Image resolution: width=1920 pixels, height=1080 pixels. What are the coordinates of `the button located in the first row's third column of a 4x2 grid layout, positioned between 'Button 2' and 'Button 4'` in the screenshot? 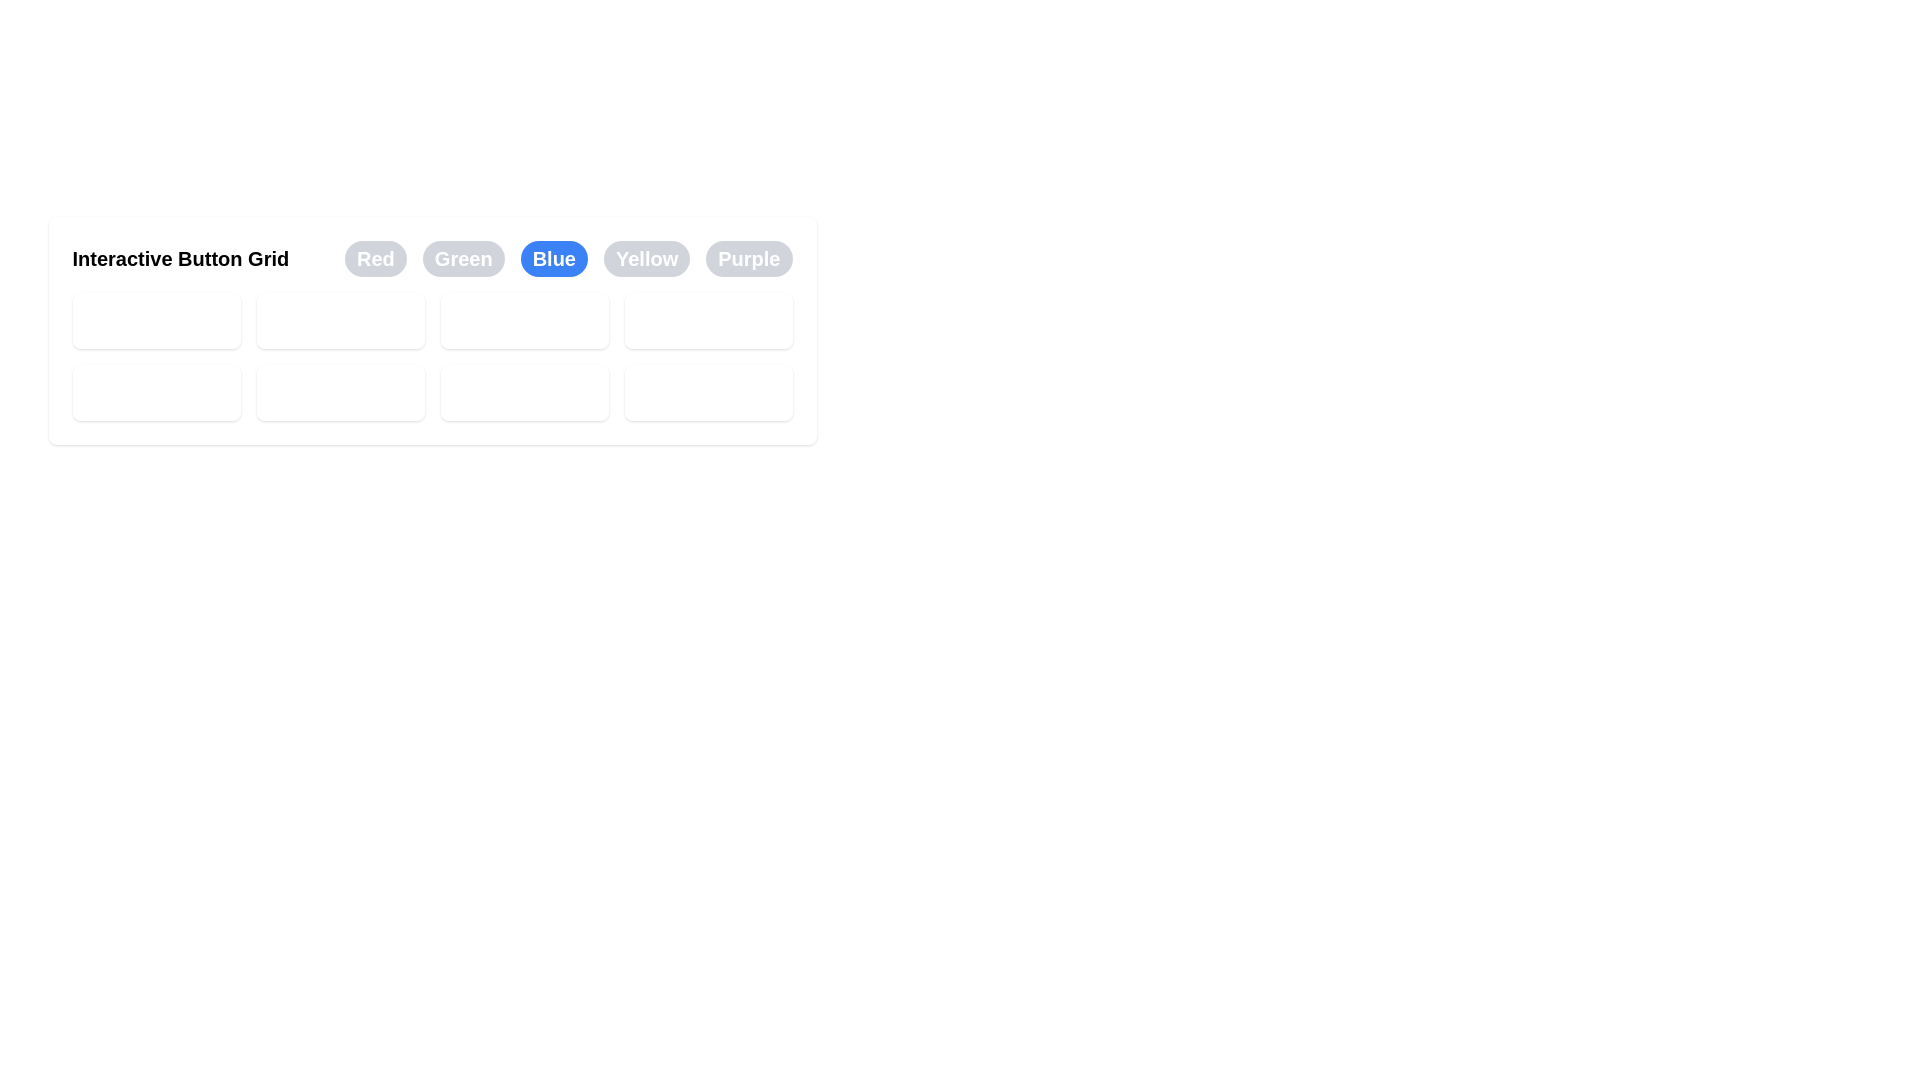 It's located at (524, 319).